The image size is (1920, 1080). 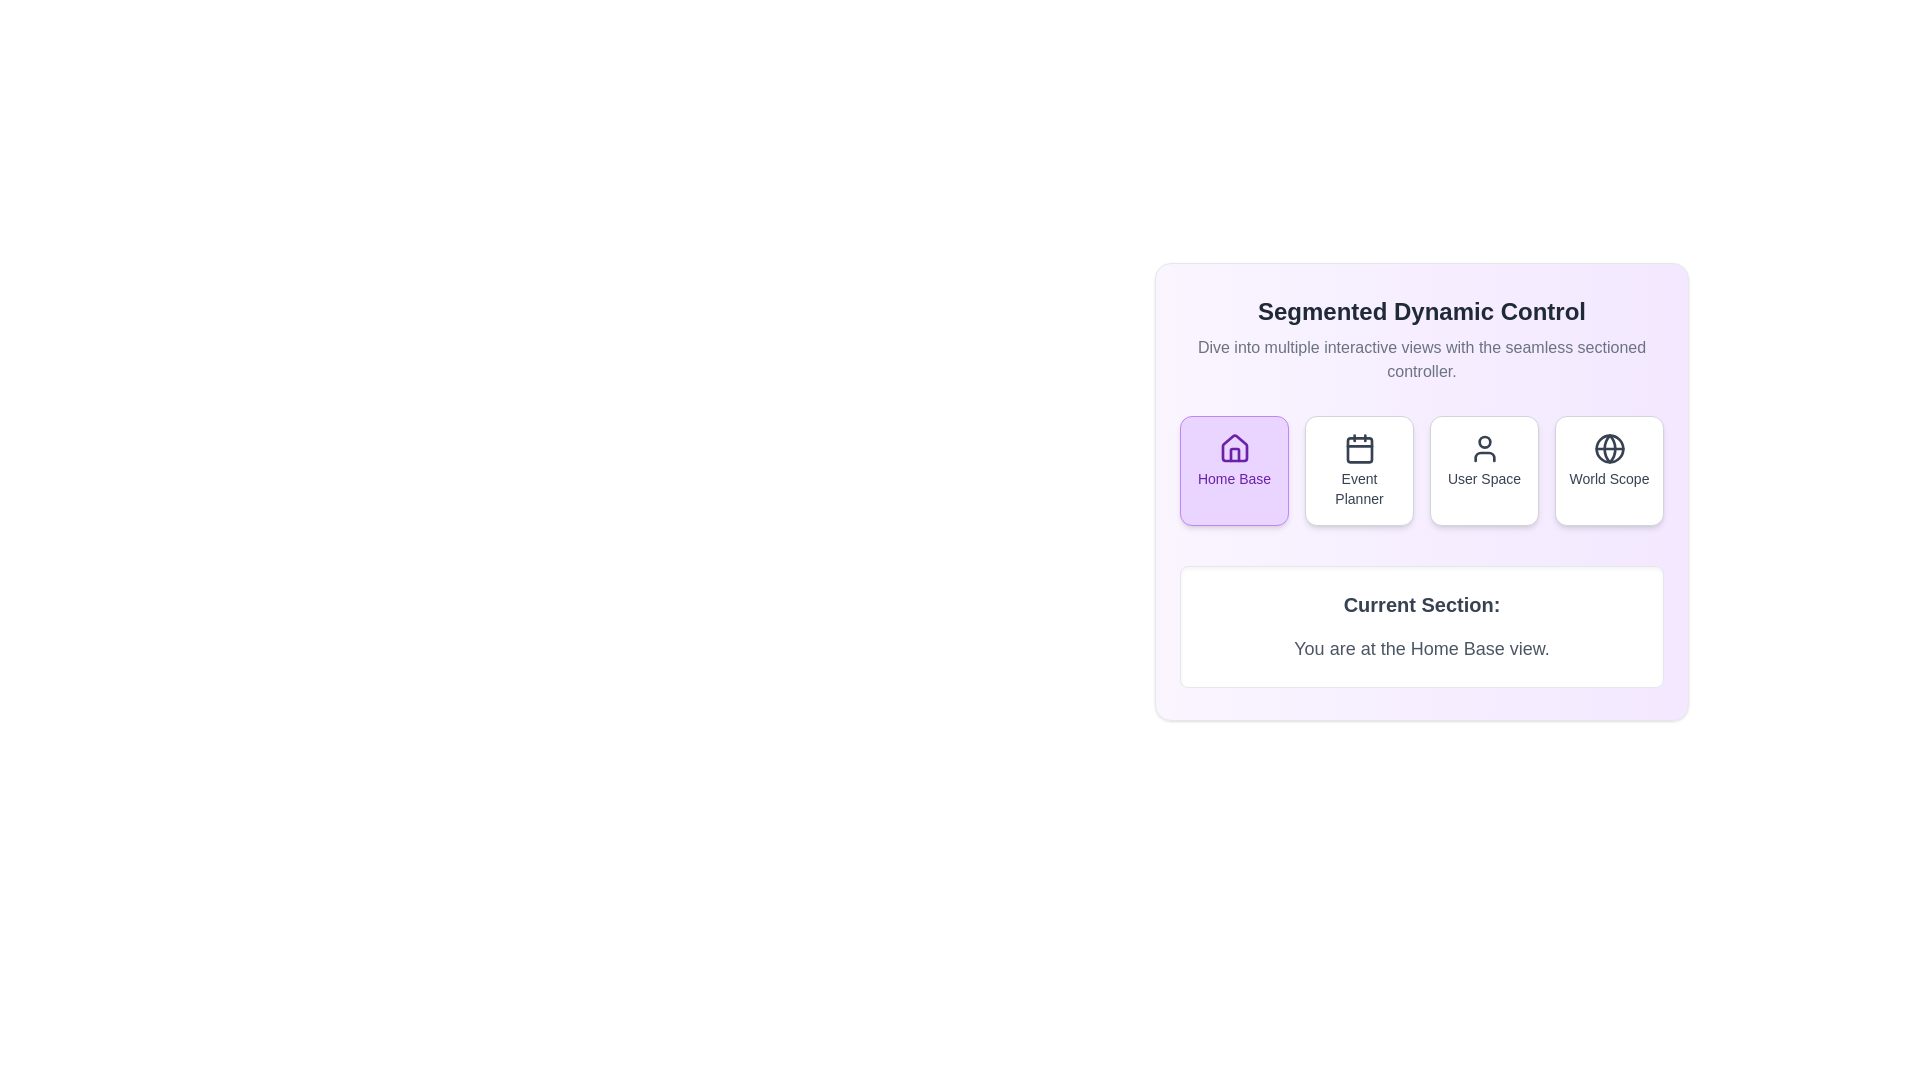 I want to click on the 'User Space' button, which is the third button in a series of four, styled with a white background and gray border, so click(x=1484, y=470).